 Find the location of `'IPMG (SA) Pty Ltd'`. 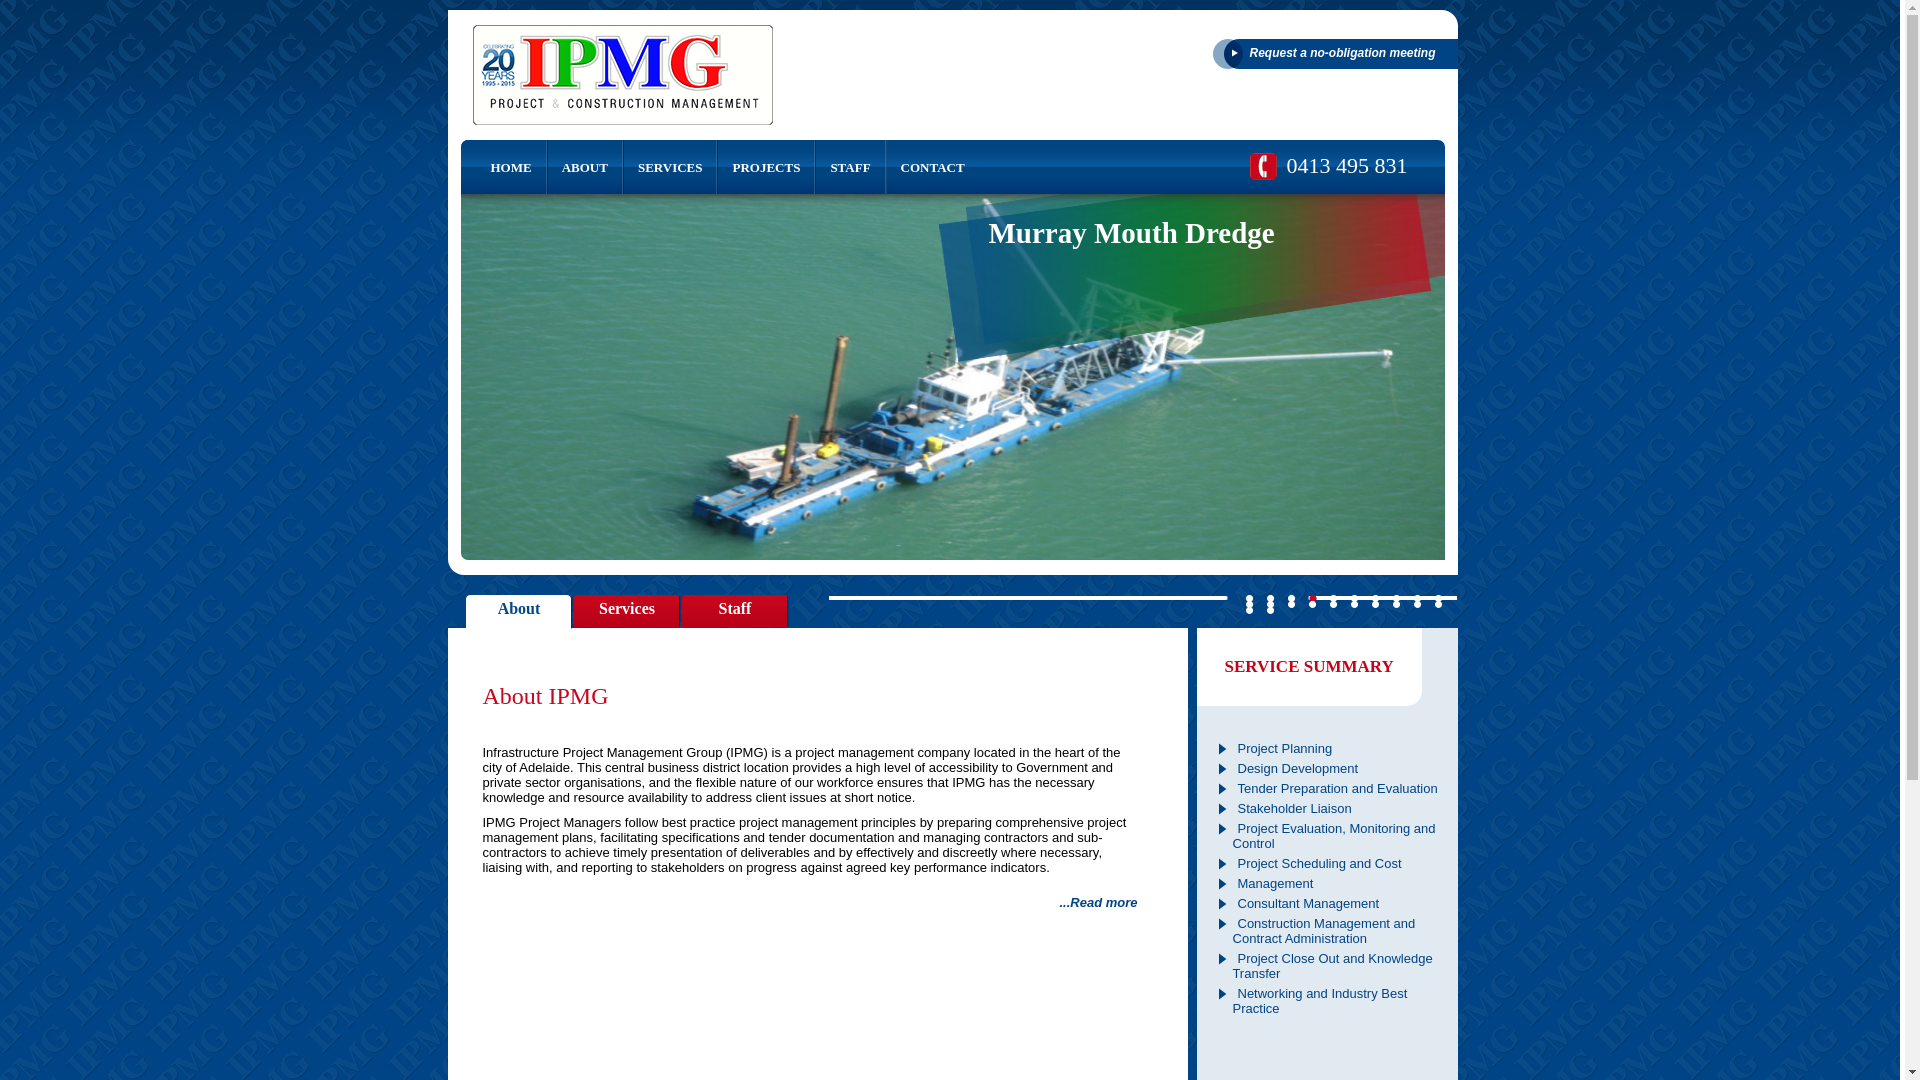

'IPMG (SA) Pty Ltd' is located at coordinates (621, 73).